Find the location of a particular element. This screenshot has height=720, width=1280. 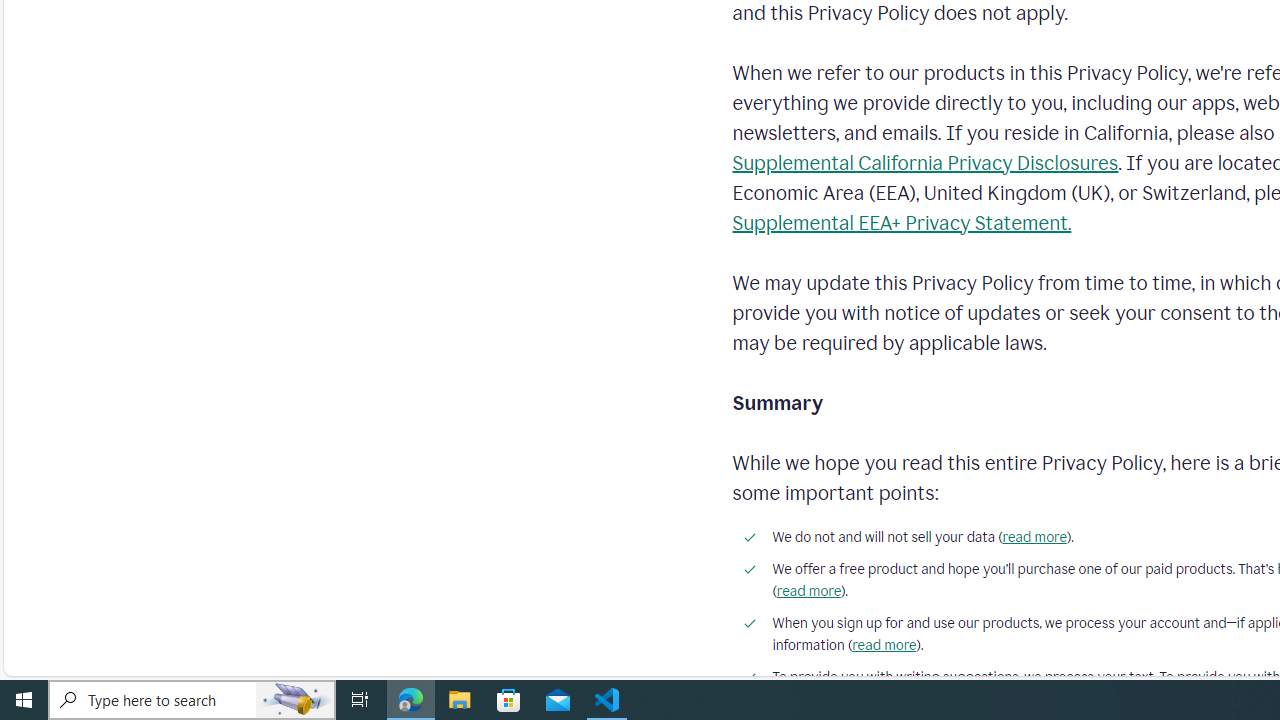

'Supplemental California Privacy Disclosures' is located at coordinates (924, 162).